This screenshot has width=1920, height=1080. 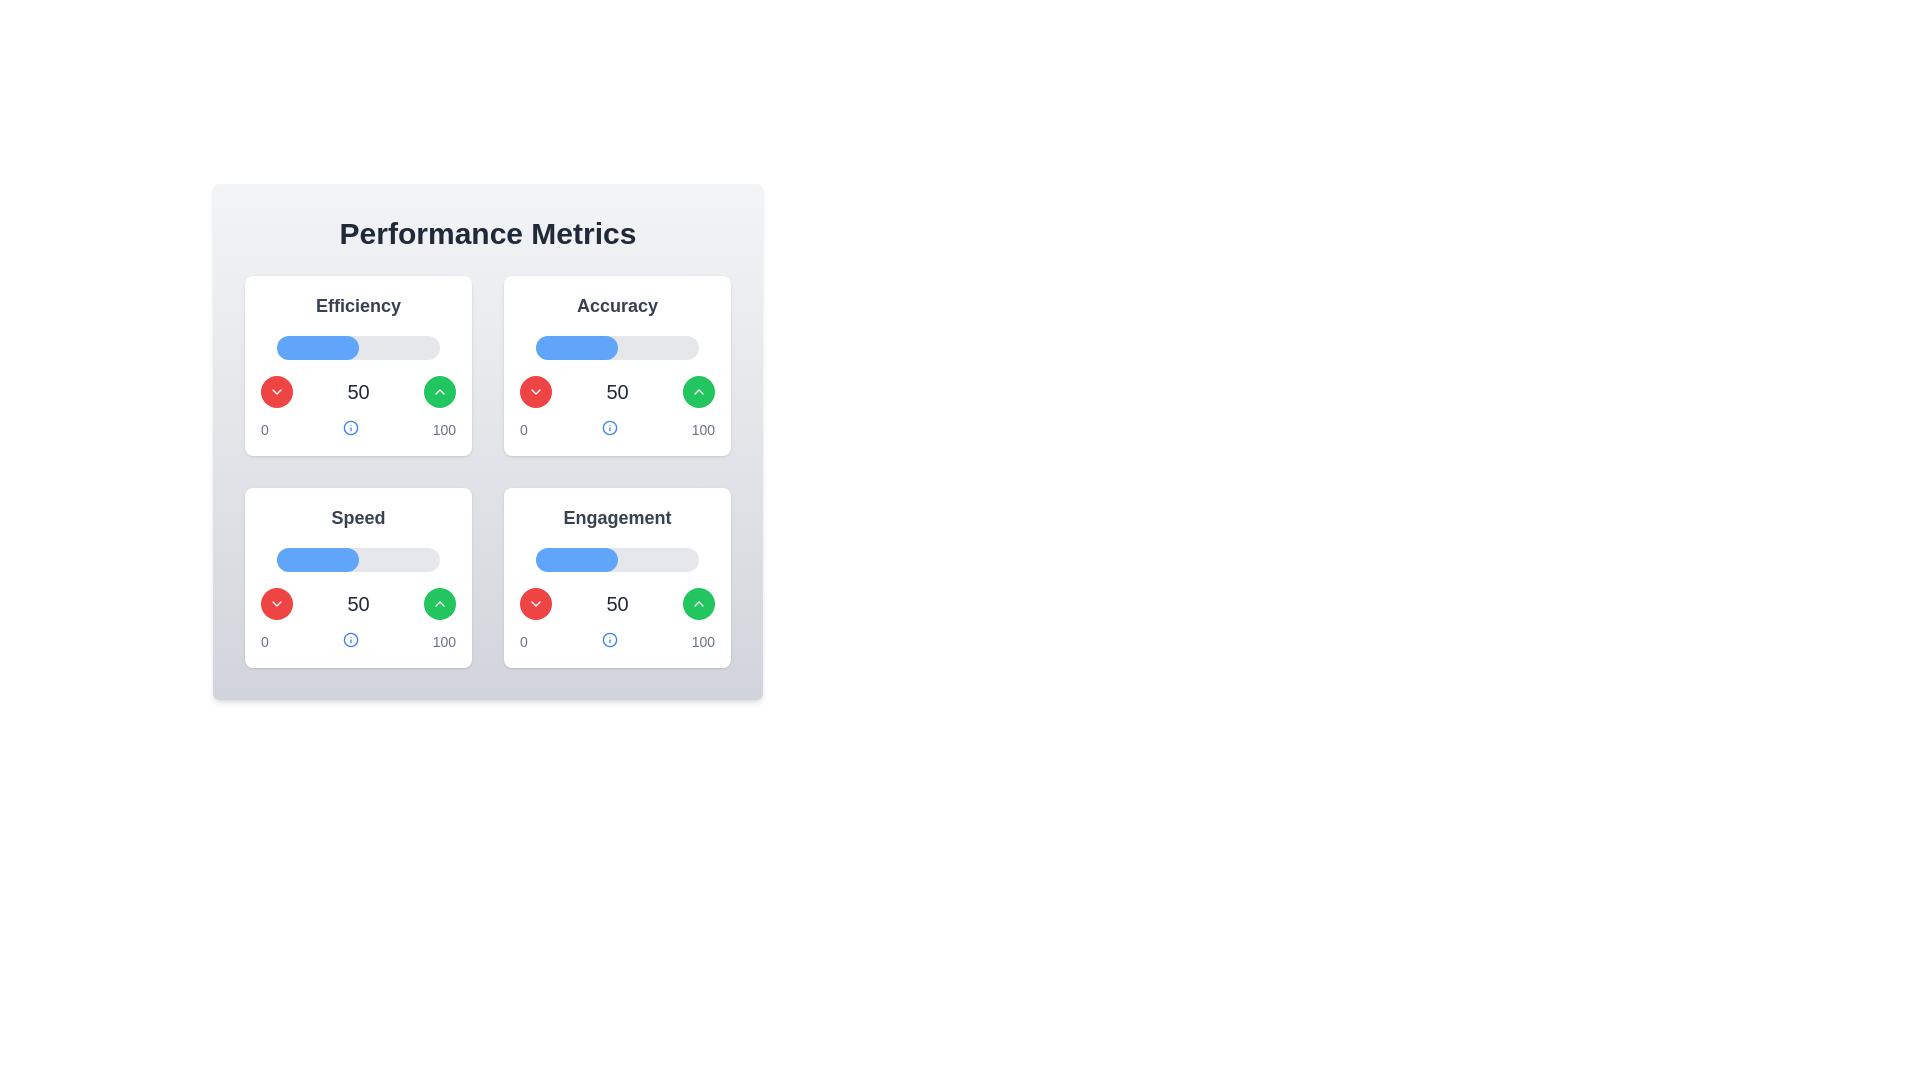 I want to click on the information icon located at the bottom center of the 'Efficiency' card, so click(x=350, y=427).